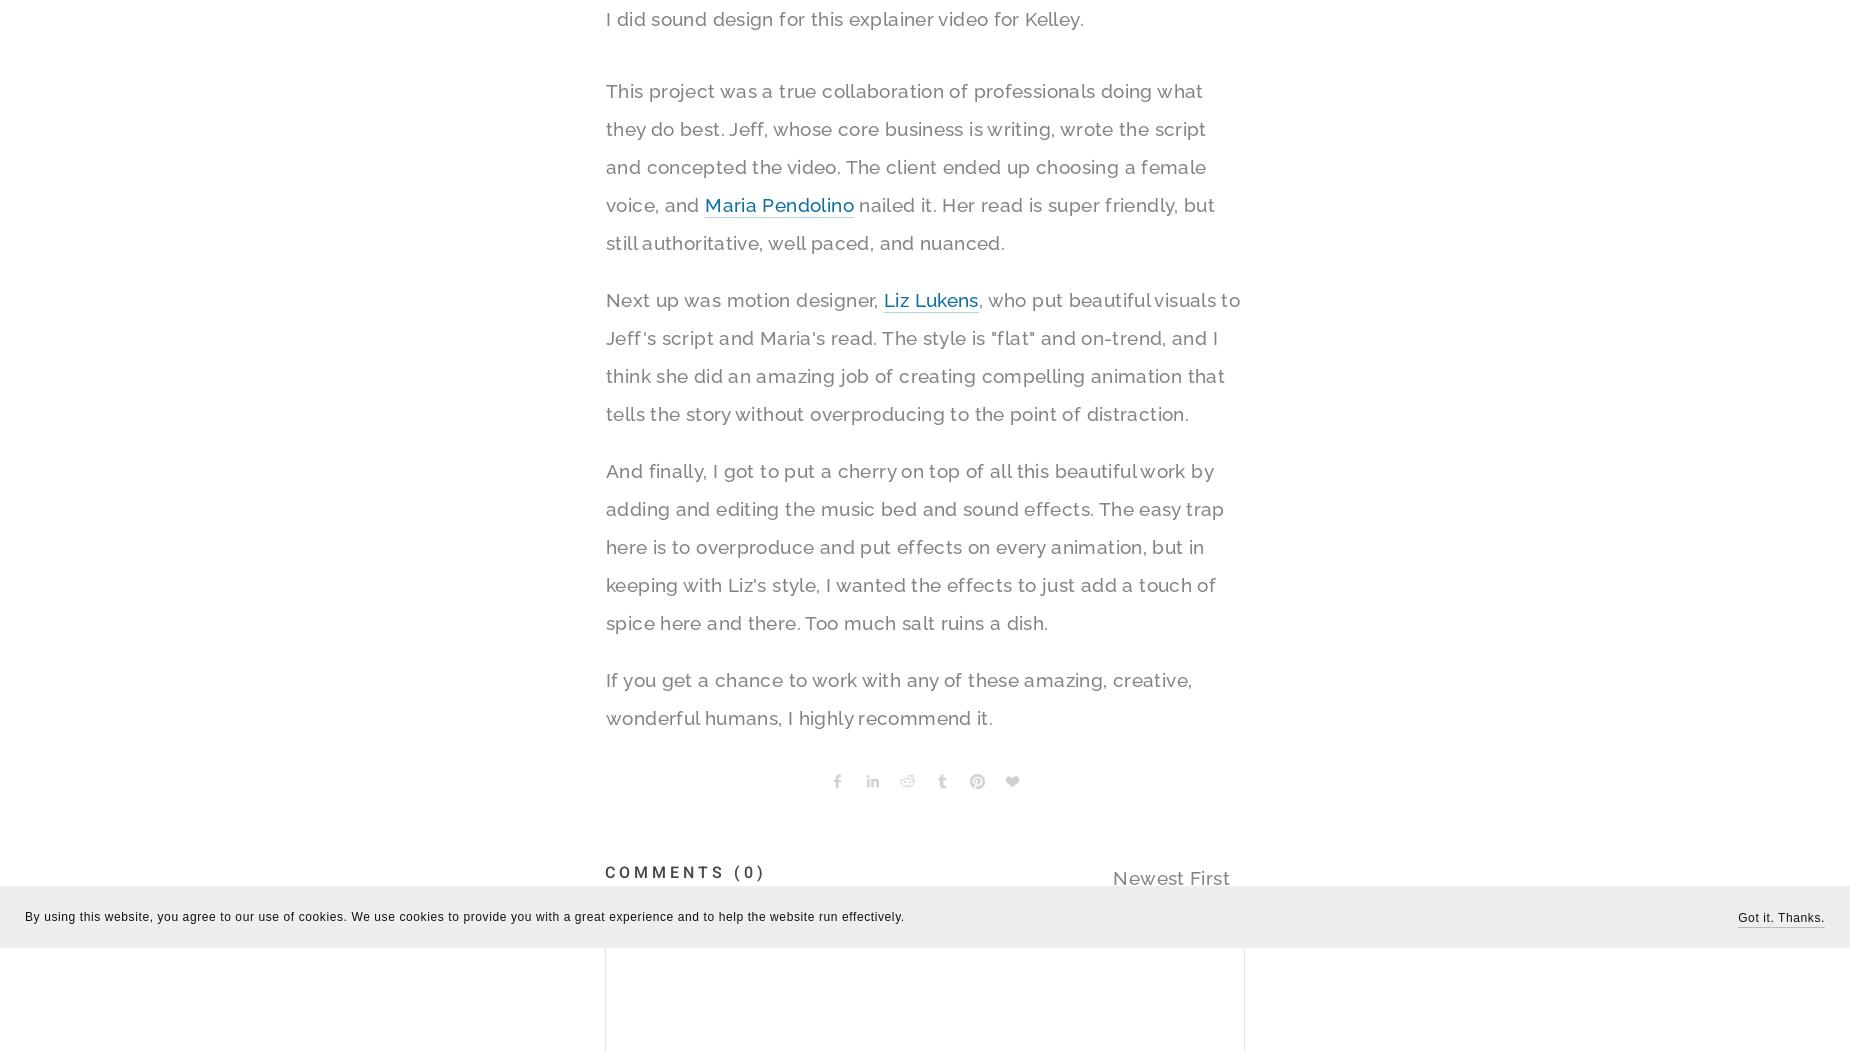 The image size is (1850, 1052). I want to click on 'Liz Lukens', so click(929, 300).